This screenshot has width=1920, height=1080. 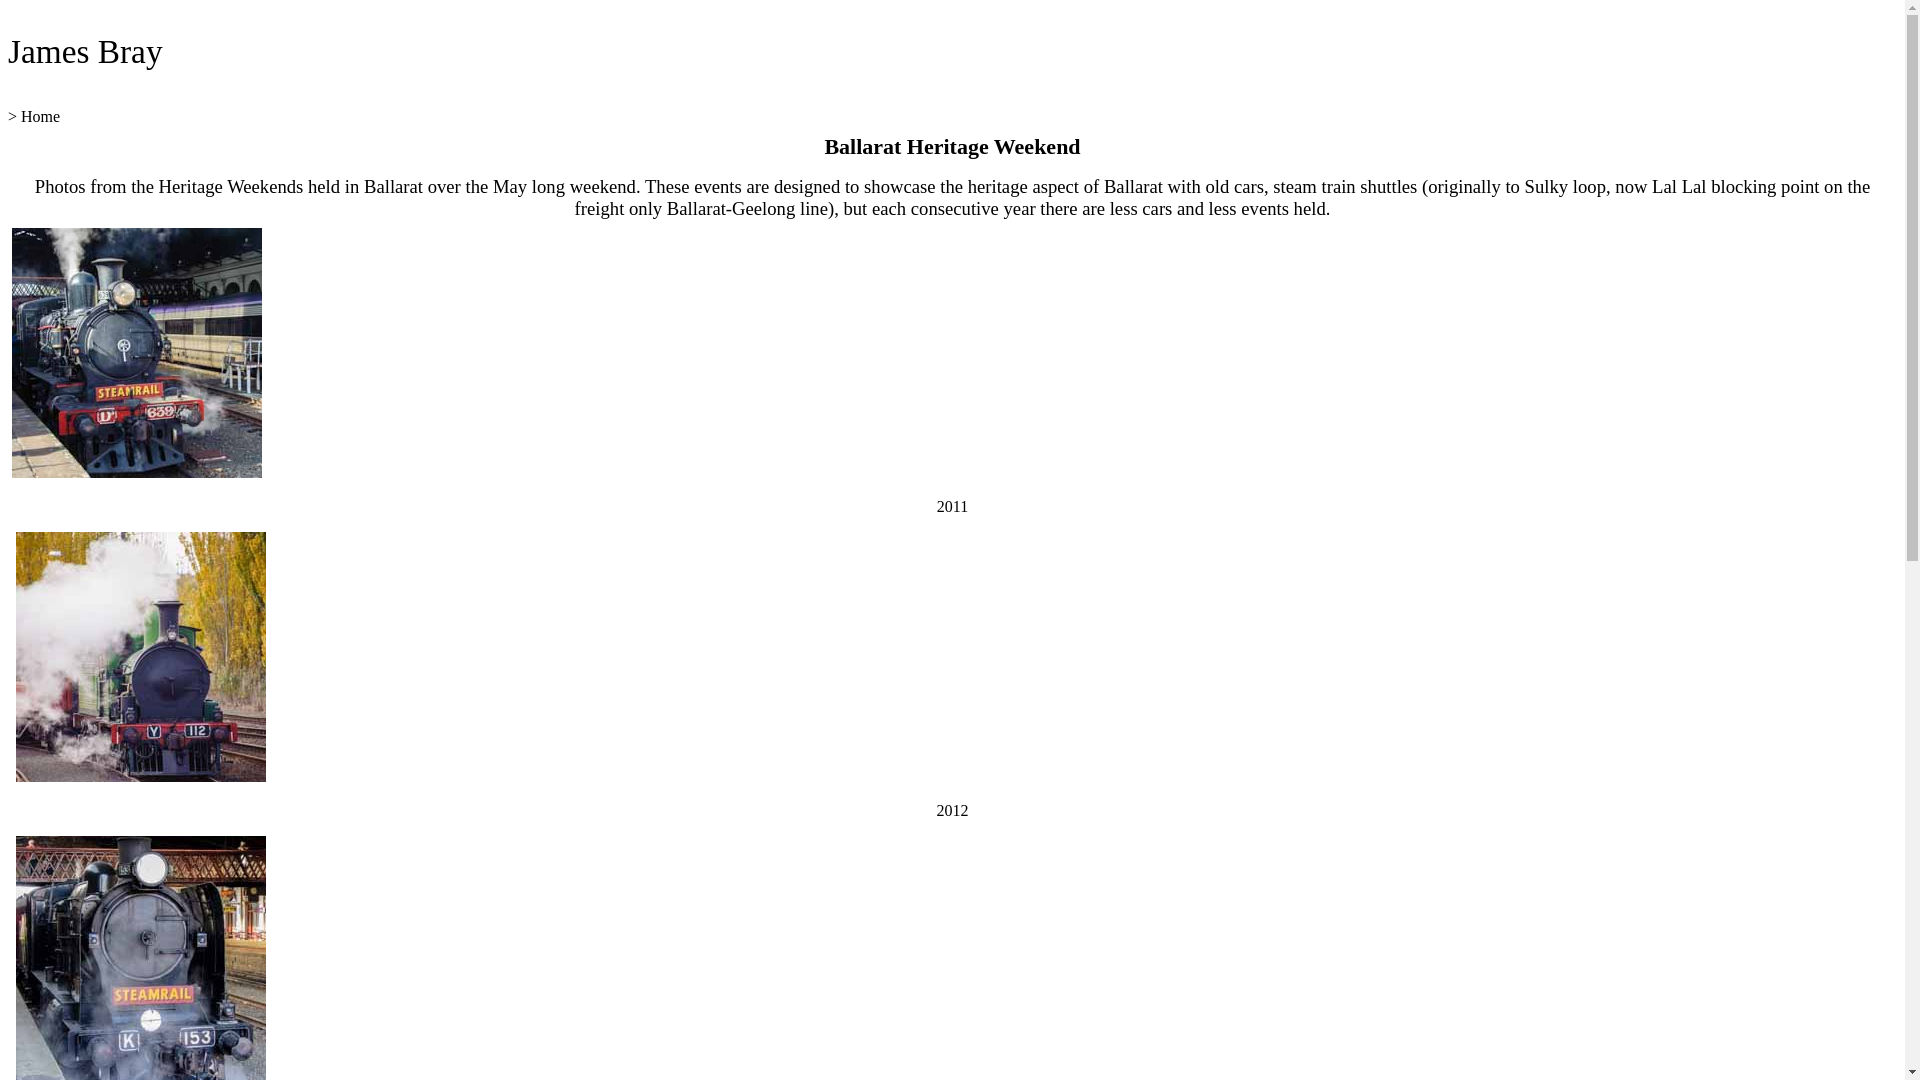 I want to click on 'James Bray', so click(x=8, y=50).